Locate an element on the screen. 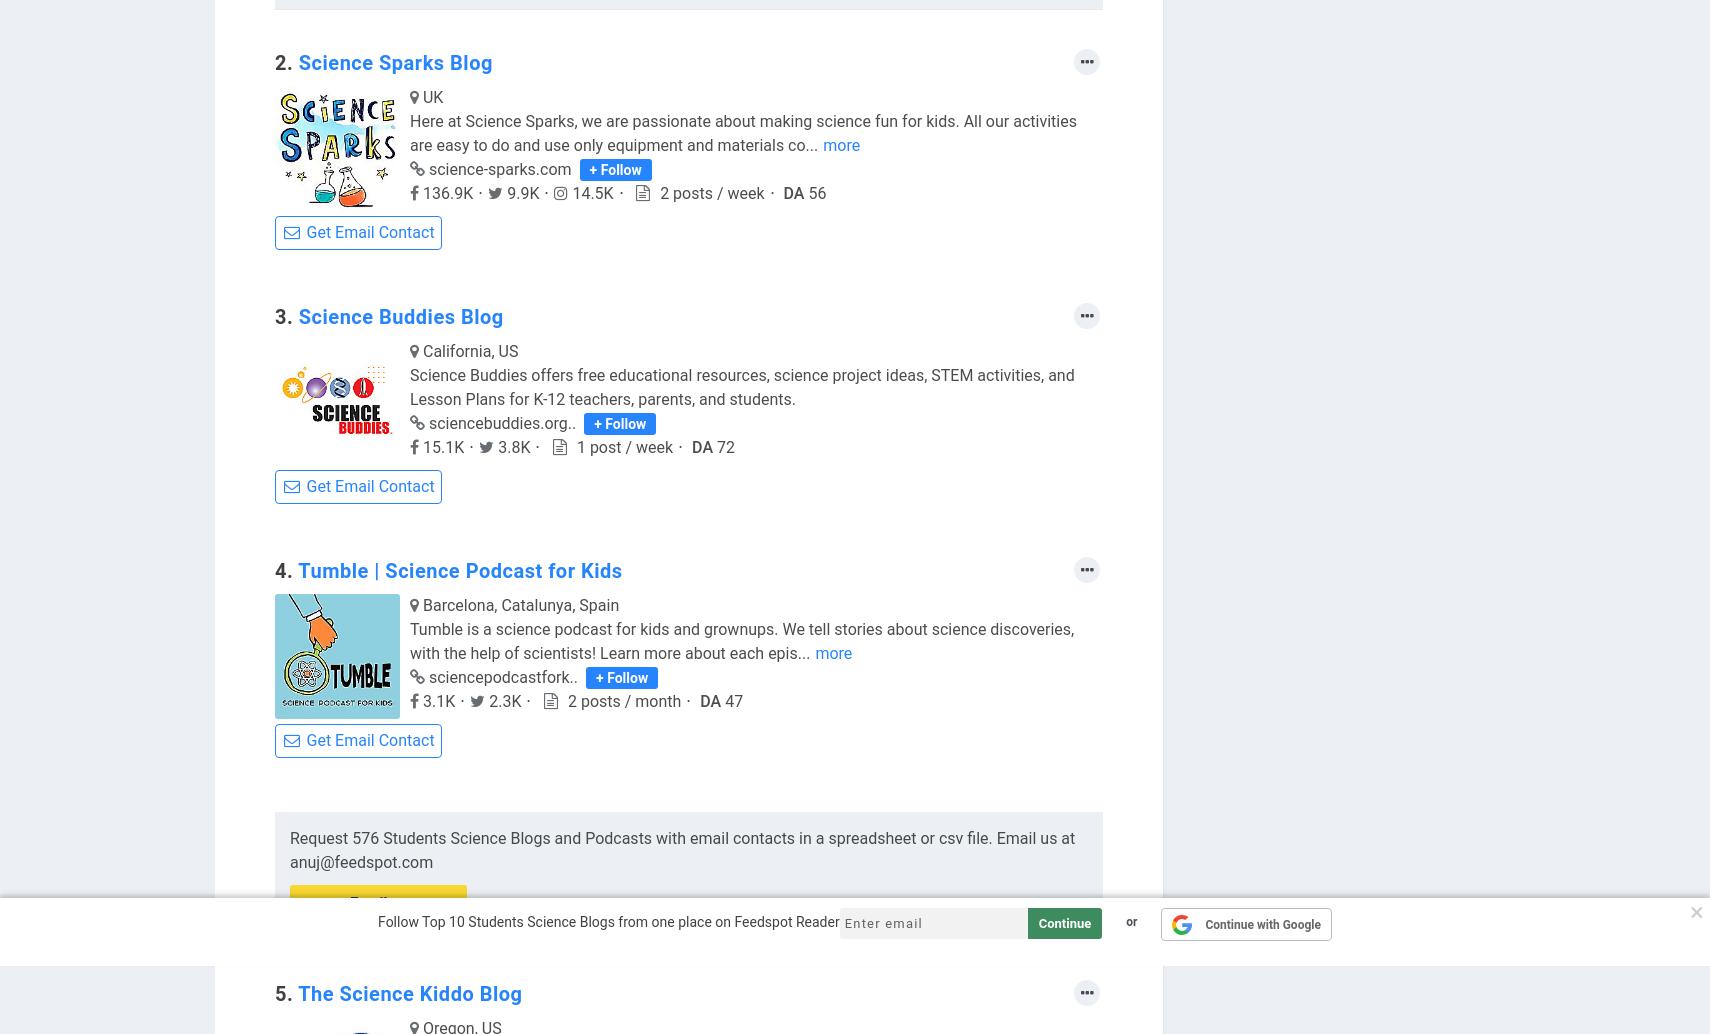  '3.8K' is located at coordinates (514, 446).